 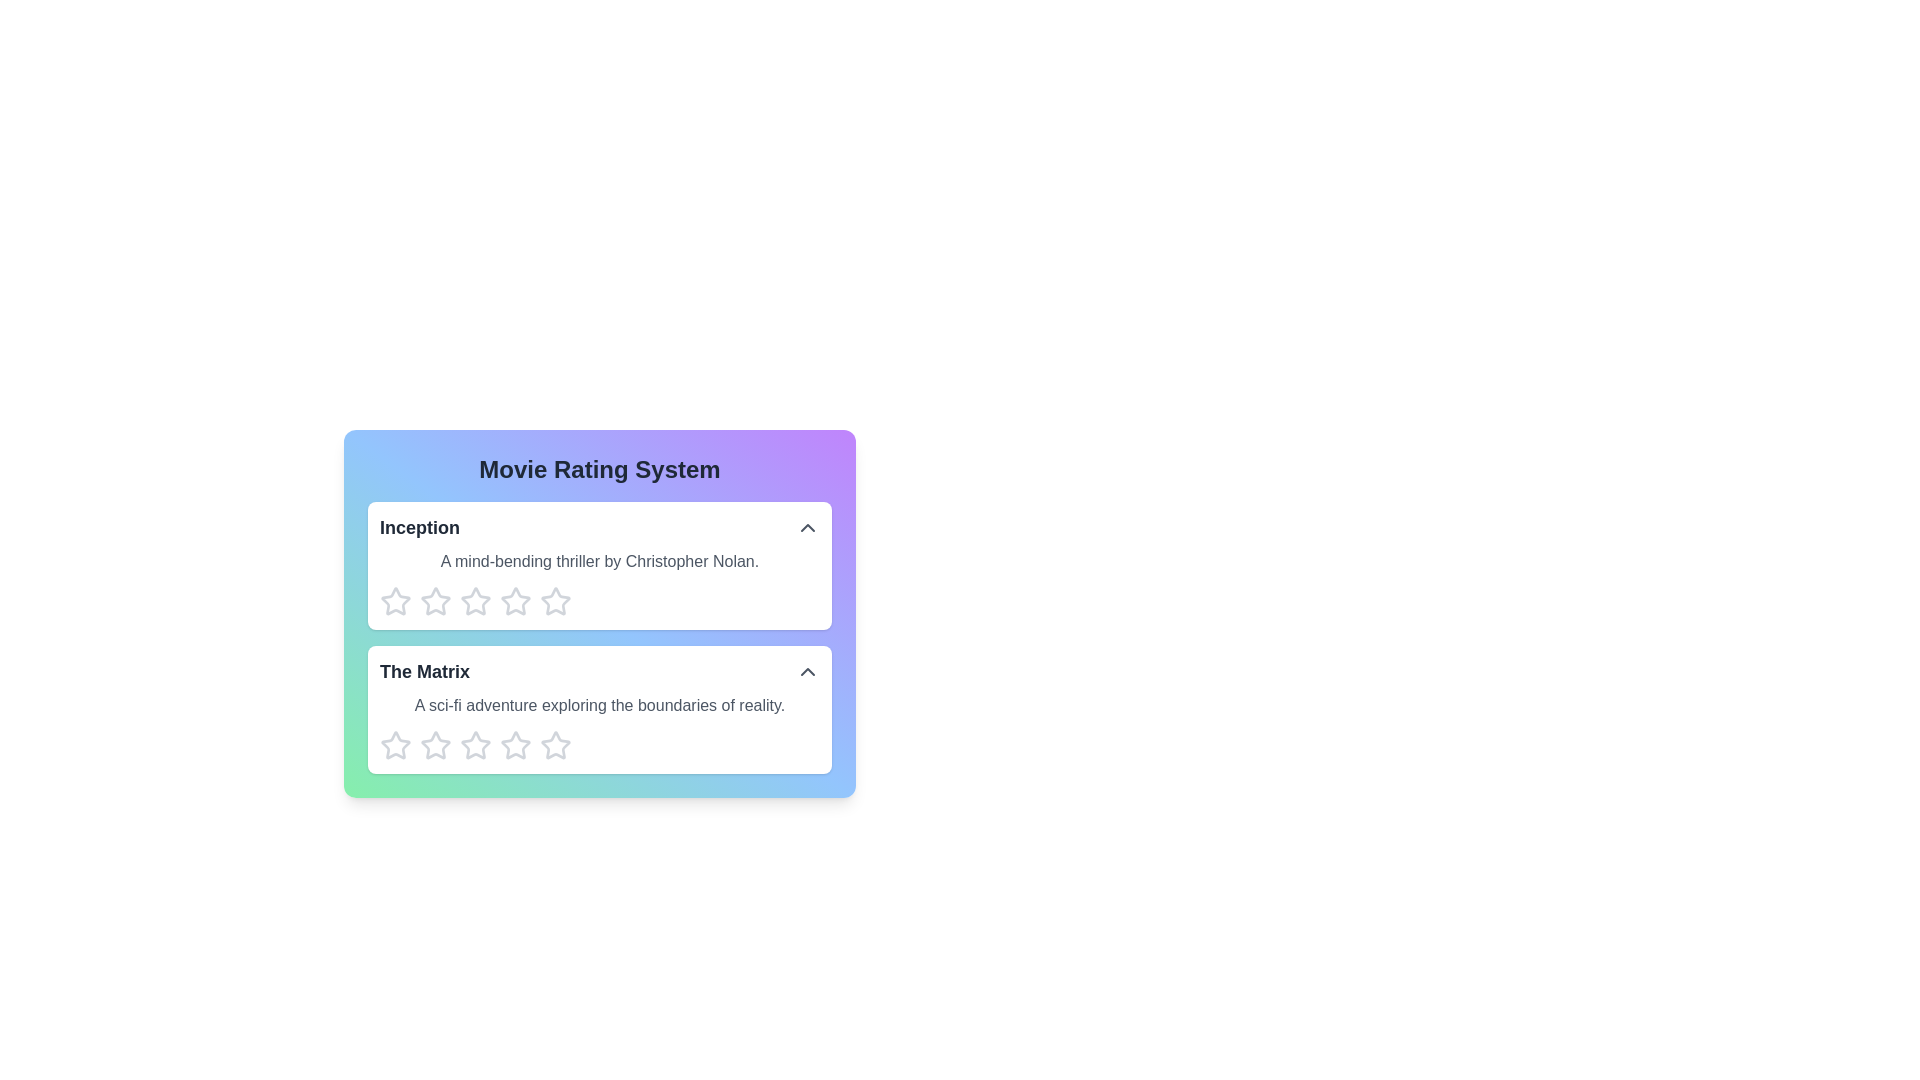 What do you see at coordinates (395, 745) in the screenshot?
I see `the first star-shaped rating icon for 'The Matrix'` at bounding box center [395, 745].